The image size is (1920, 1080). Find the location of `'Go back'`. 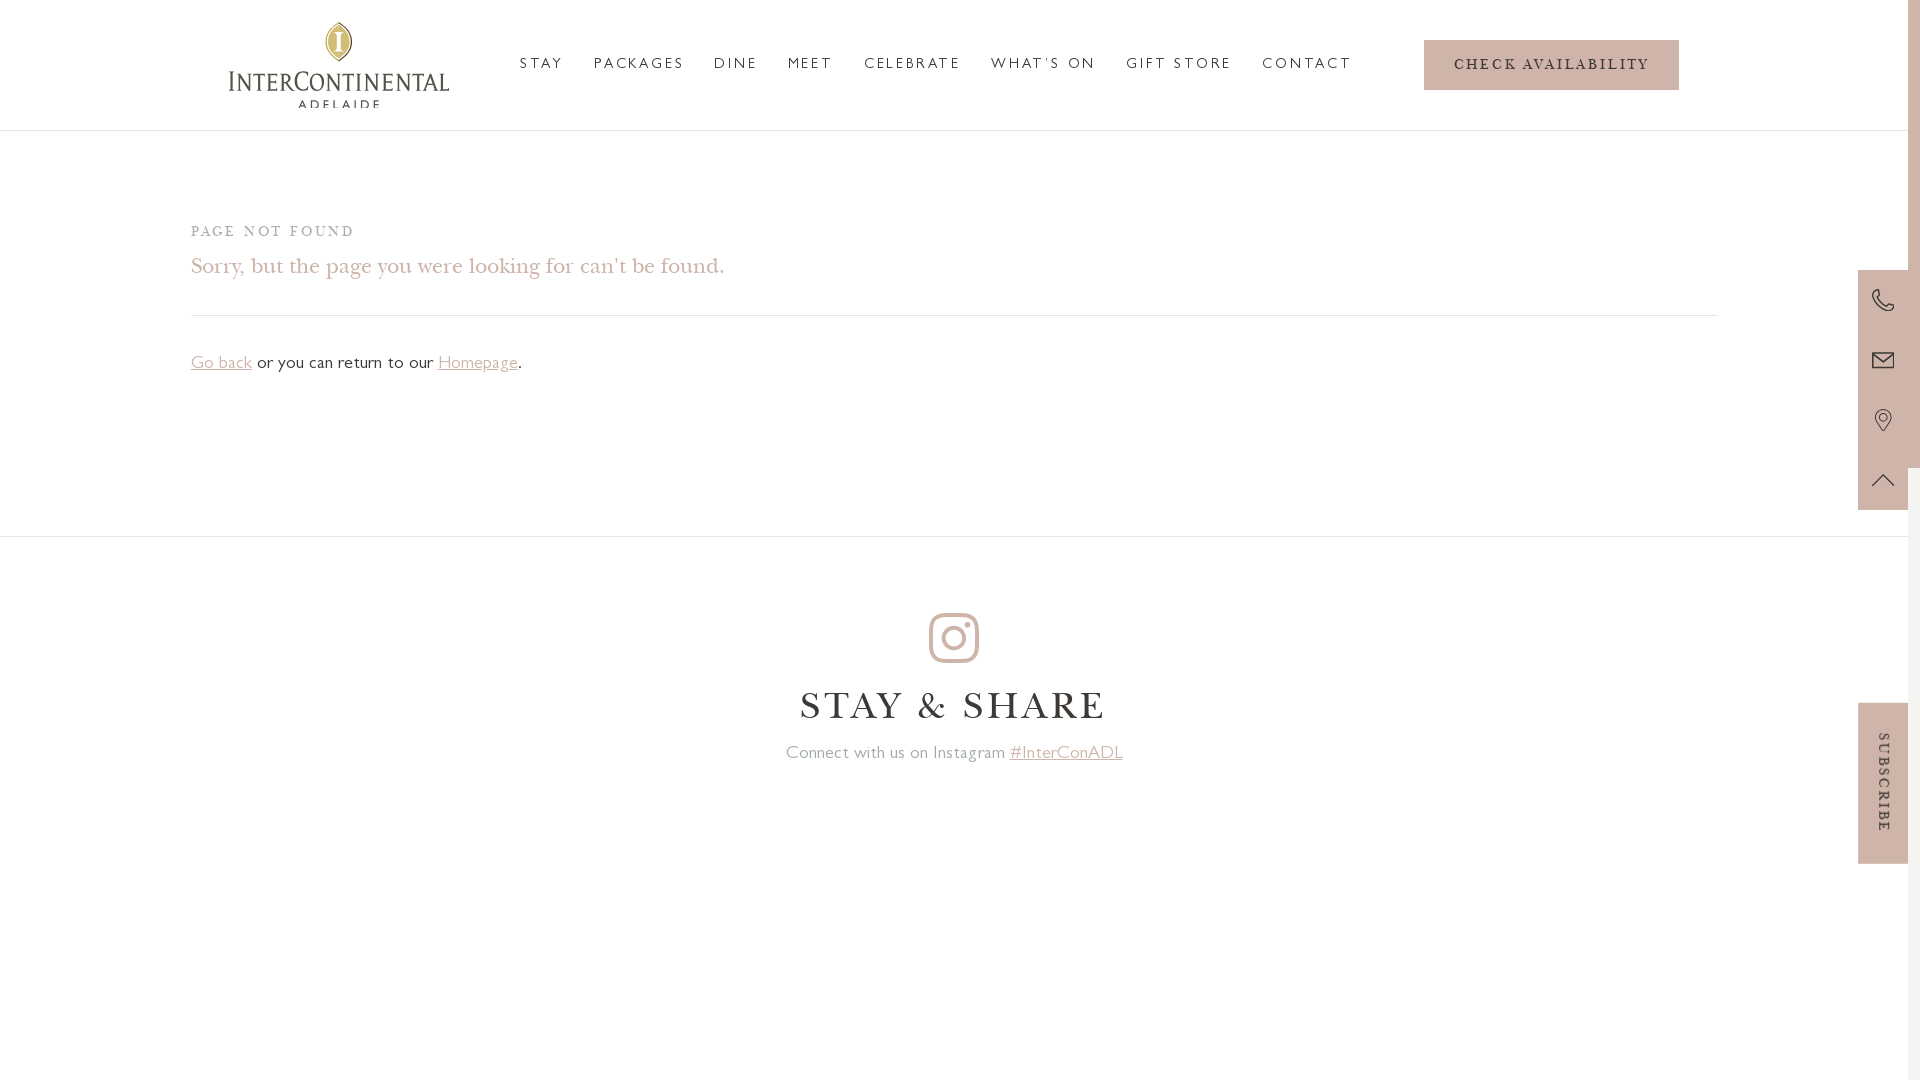

'Go back' is located at coordinates (221, 365).